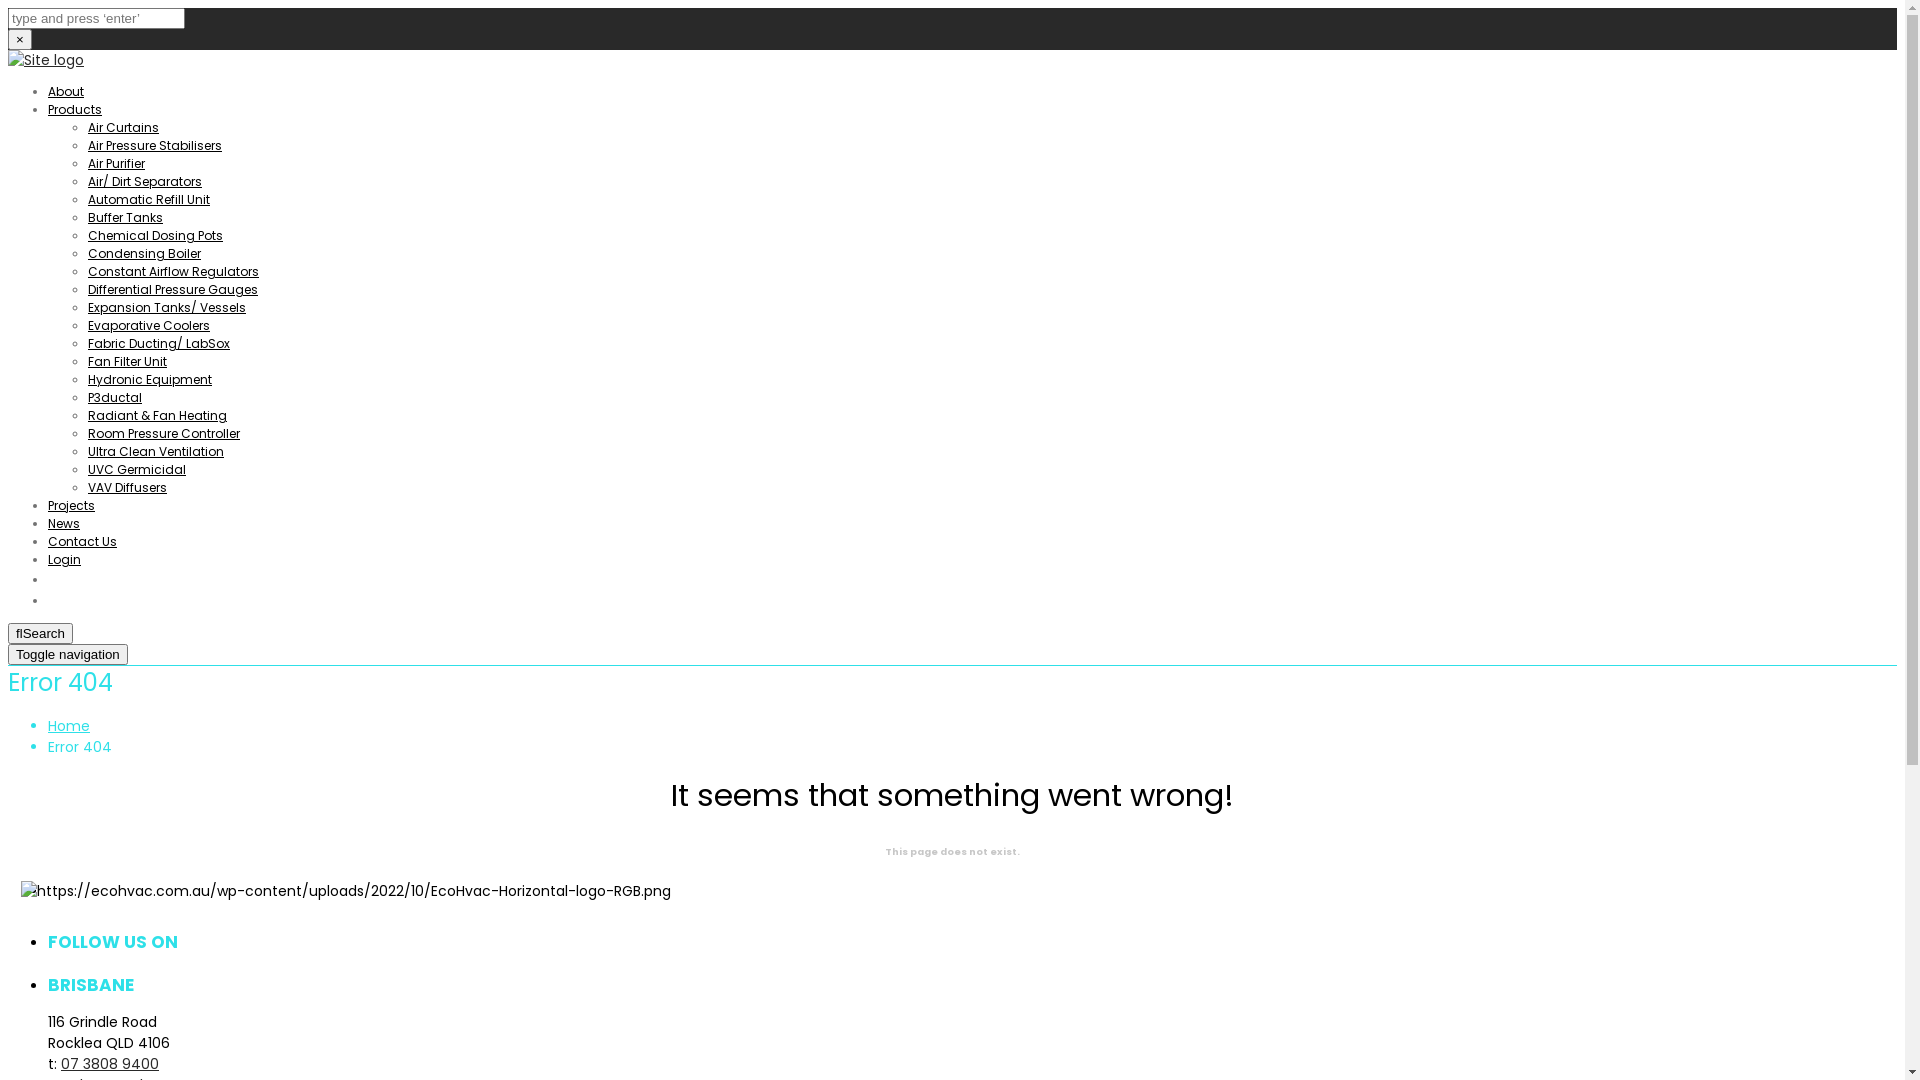  I want to click on 'Constant Airflow Regulators', so click(86, 271).